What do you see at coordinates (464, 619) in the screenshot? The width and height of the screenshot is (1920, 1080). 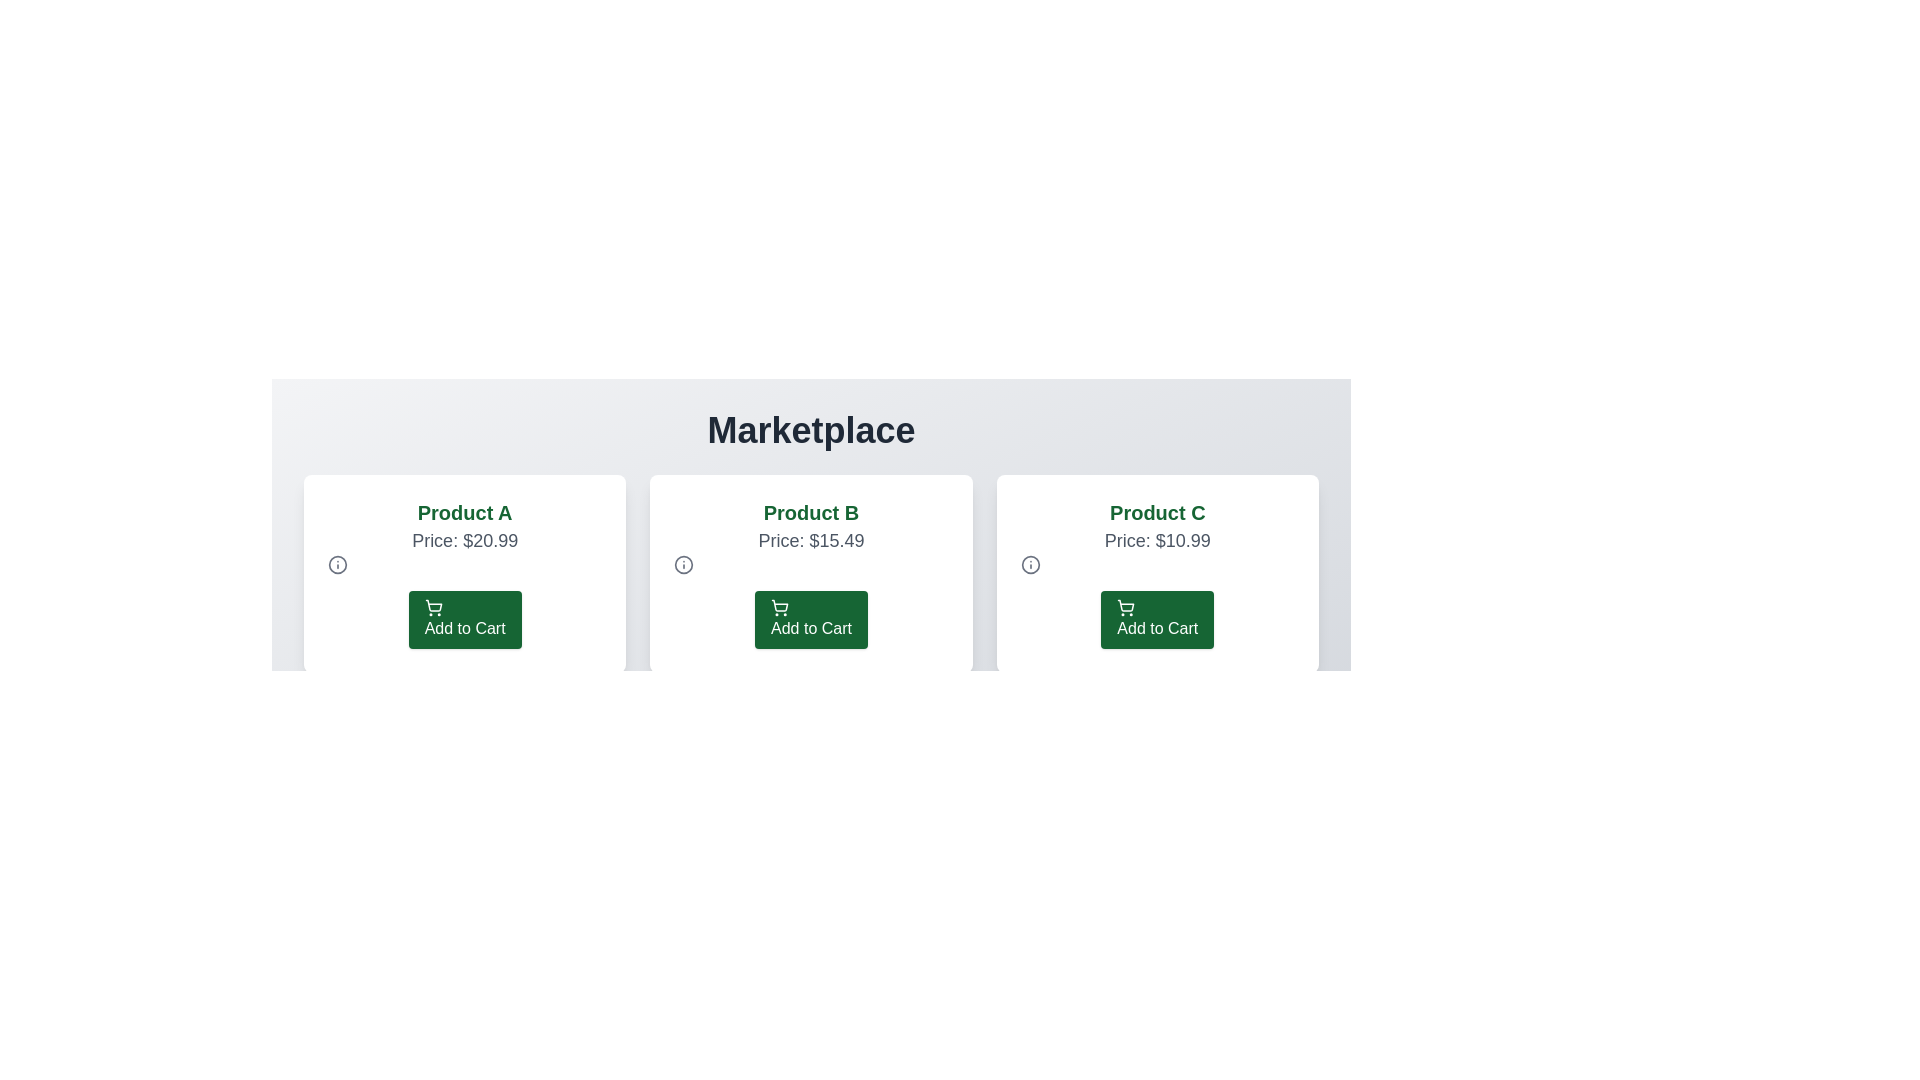 I see `the button that adds 'Product A' to the shopping cart` at bounding box center [464, 619].